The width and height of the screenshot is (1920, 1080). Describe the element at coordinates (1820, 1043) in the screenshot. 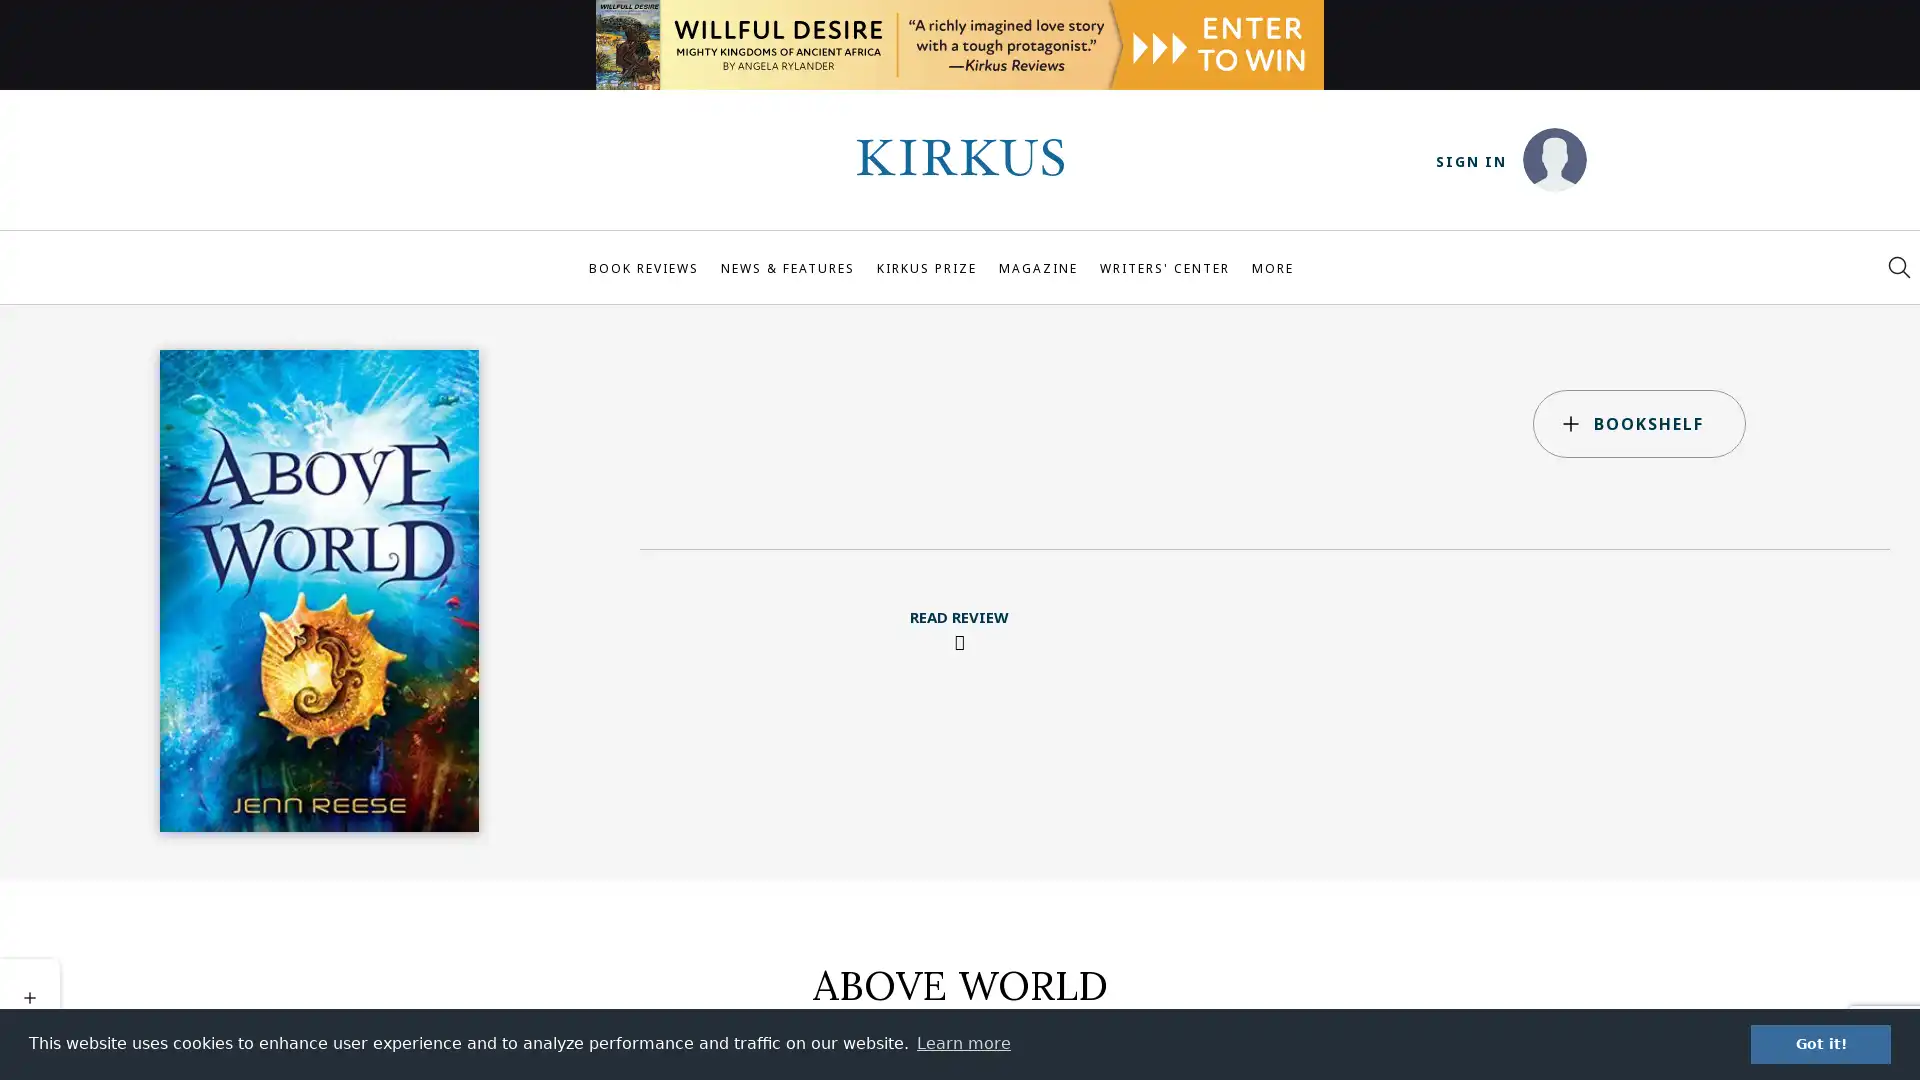

I see `dismiss cookie message` at that location.